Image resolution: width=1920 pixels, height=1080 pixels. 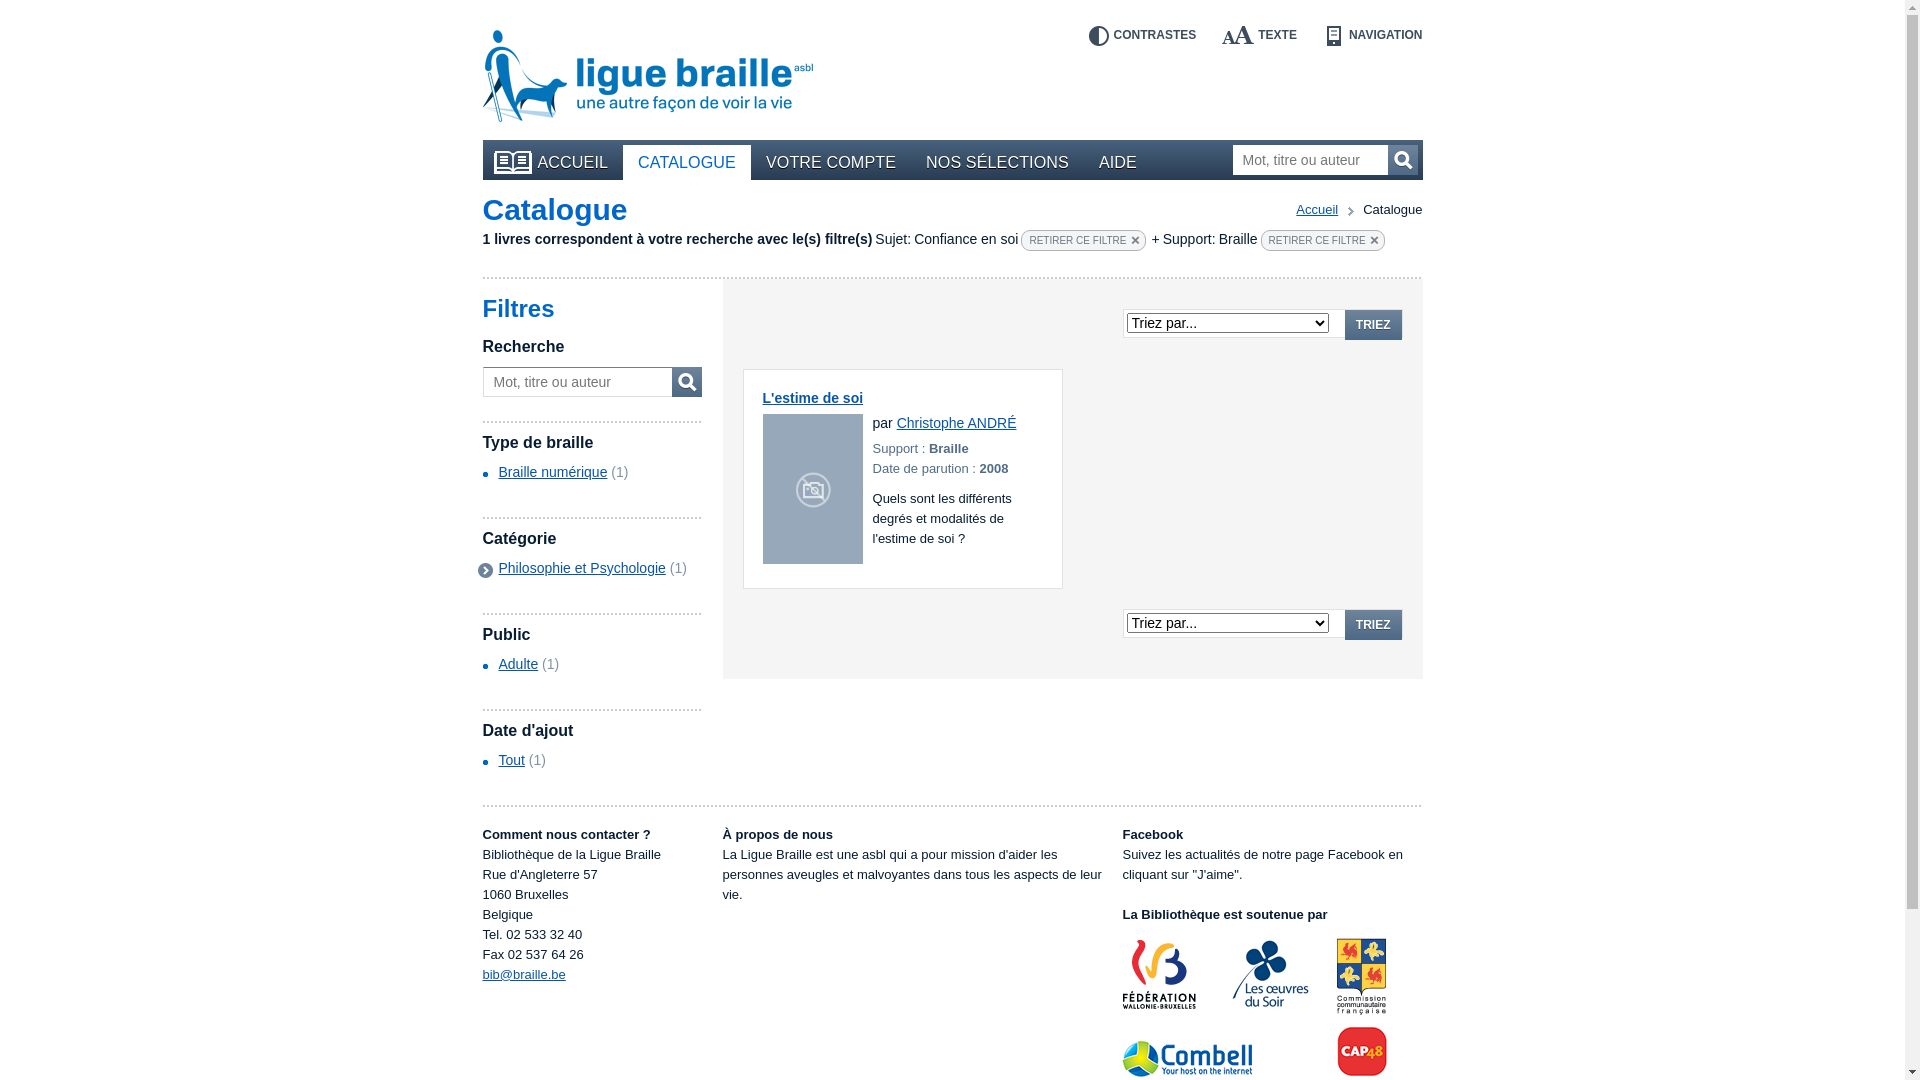 I want to click on 'RETIRER CE FILTRE', so click(x=1323, y=239).